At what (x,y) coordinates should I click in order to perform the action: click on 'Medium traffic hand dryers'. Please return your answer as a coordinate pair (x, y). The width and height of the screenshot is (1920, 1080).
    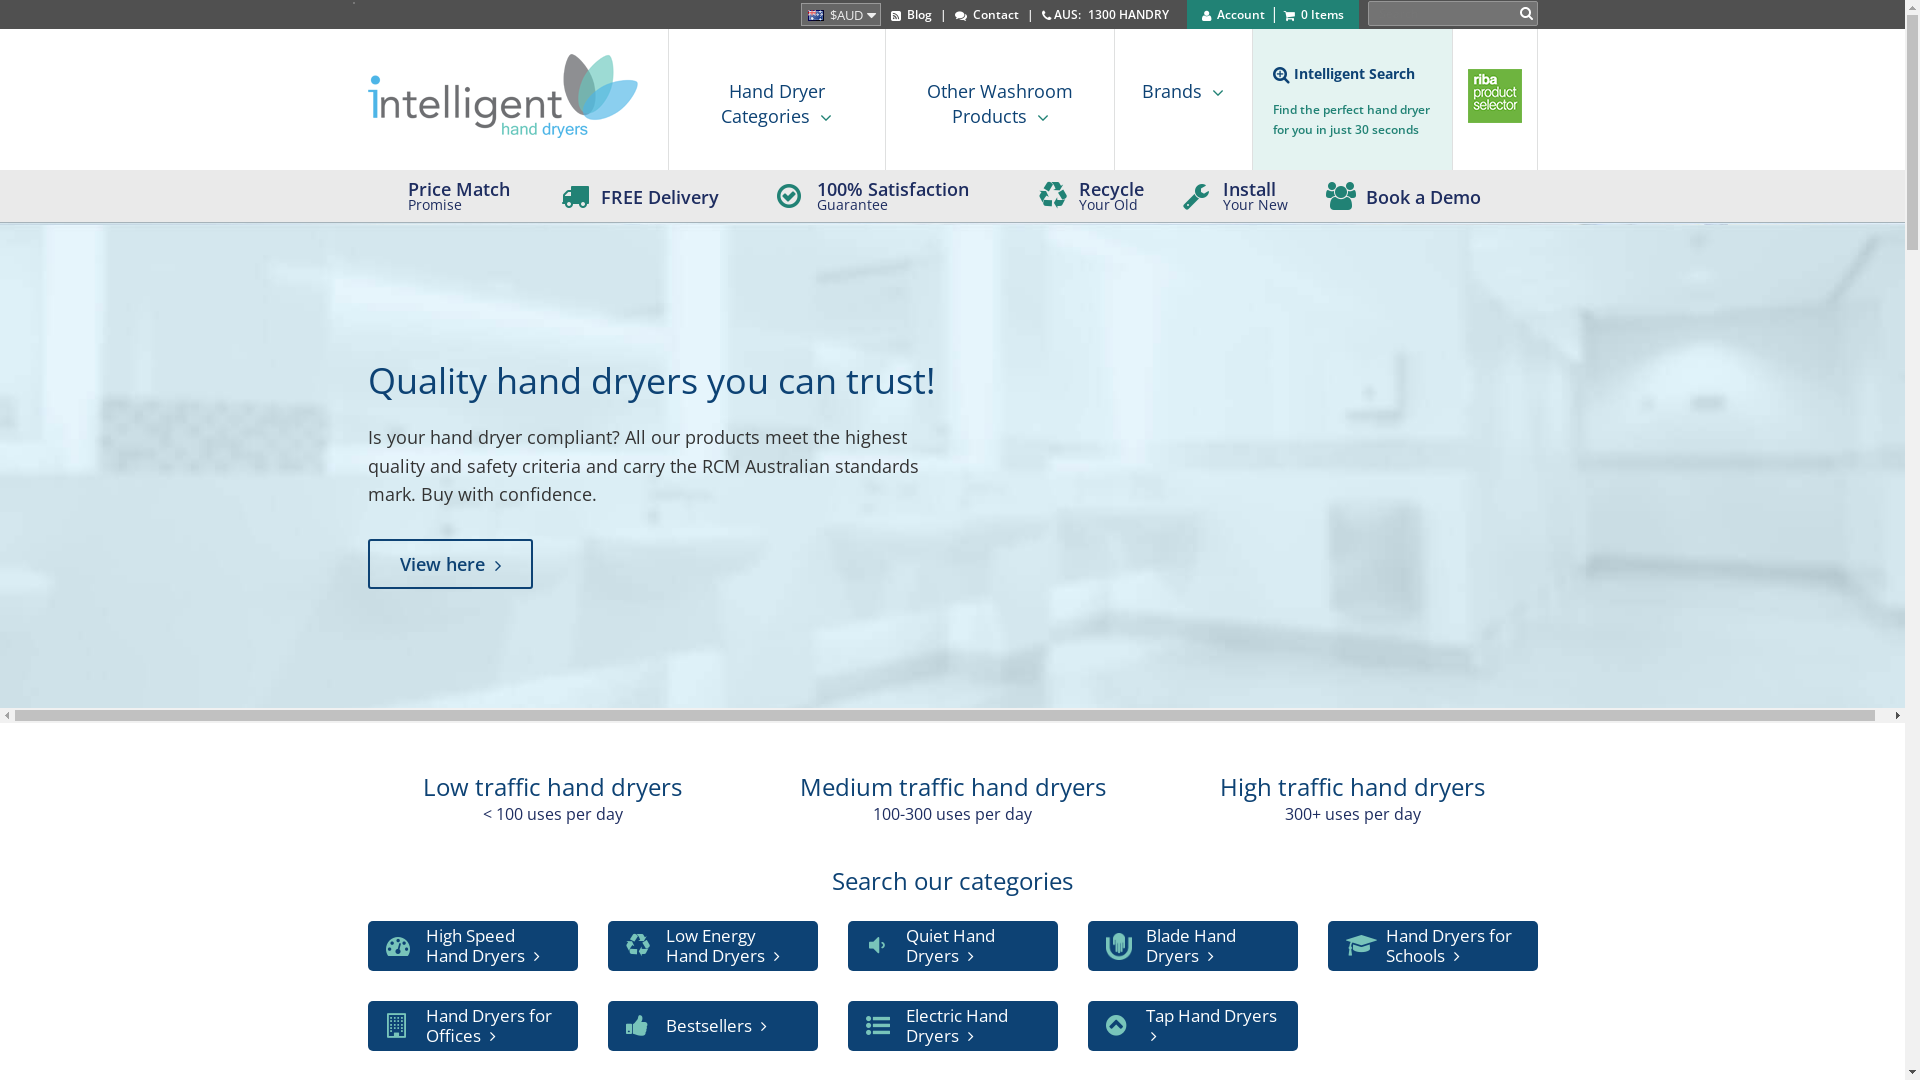
    Looking at the image, I should click on (952, 785).